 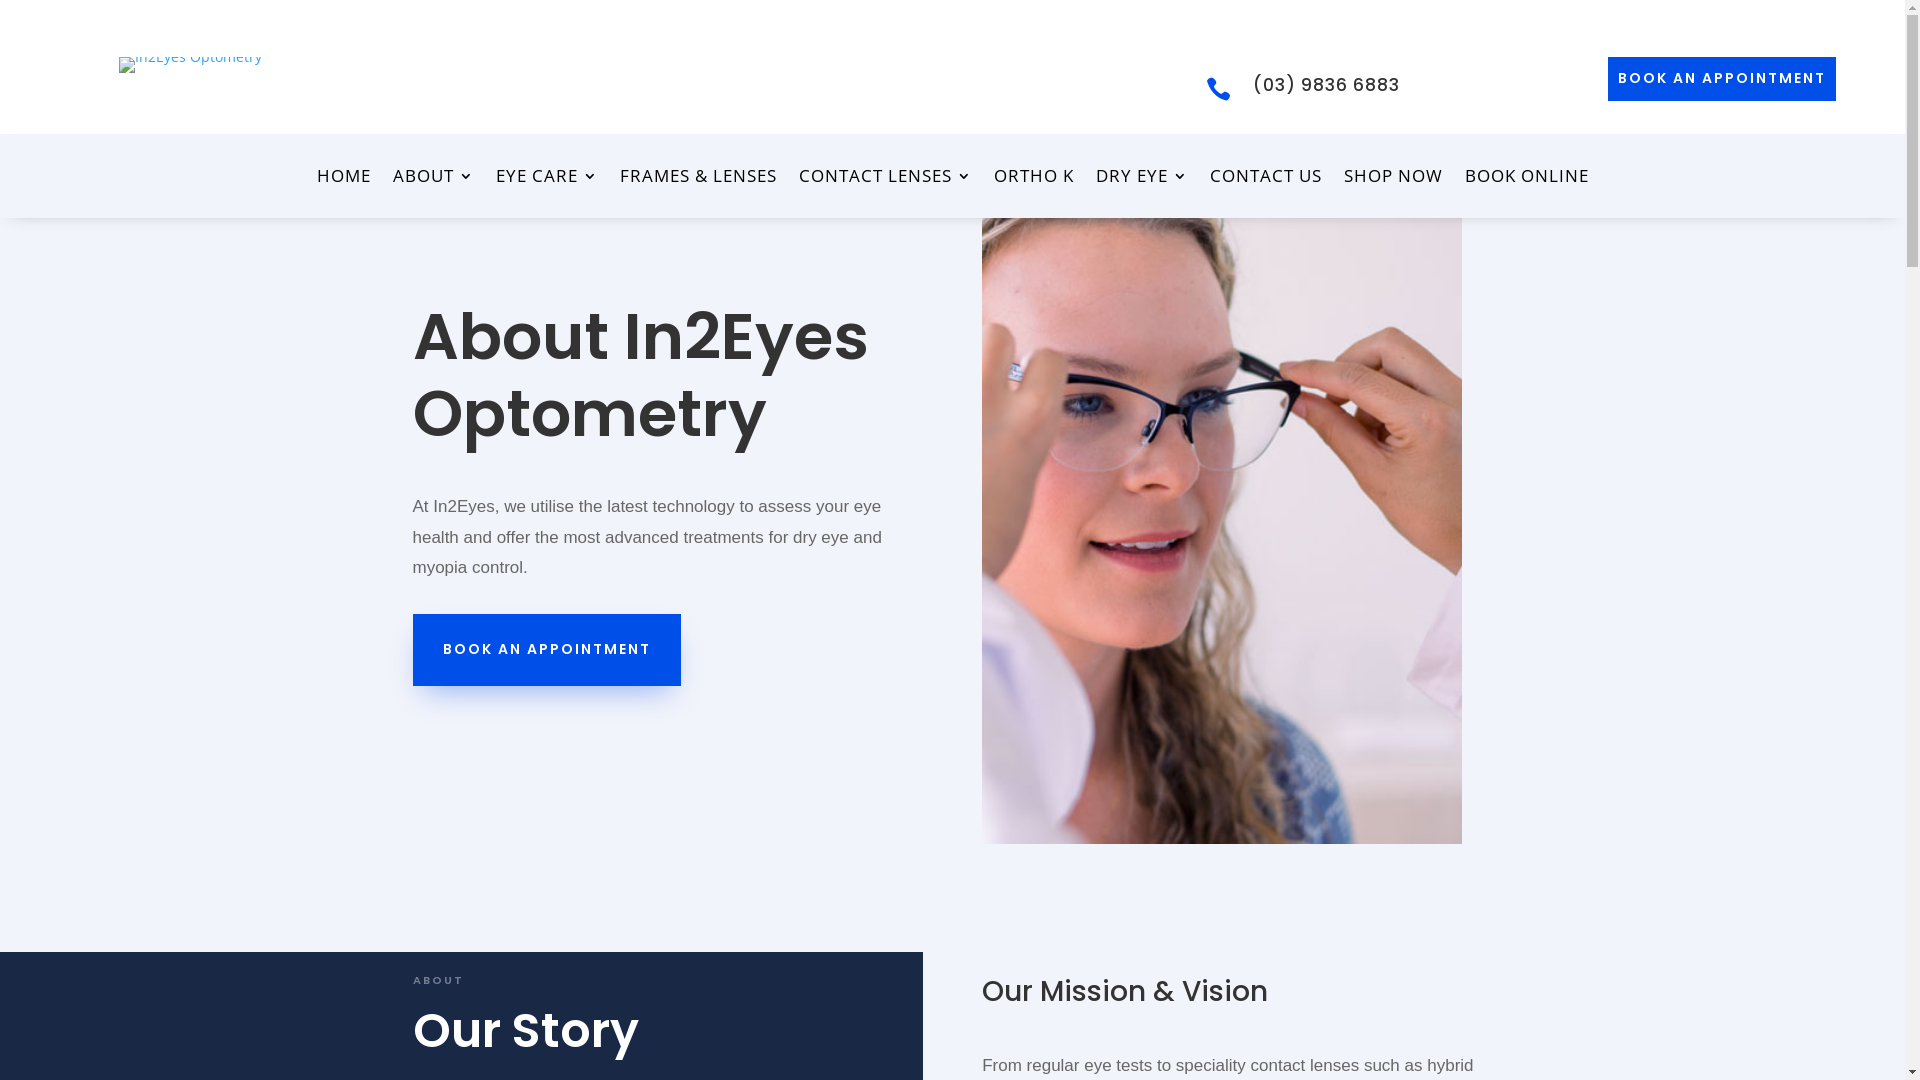 What do you see at coordinates (315, 180) in the screenshot?
I see `'HOME'` at bounding box center [315, 180].